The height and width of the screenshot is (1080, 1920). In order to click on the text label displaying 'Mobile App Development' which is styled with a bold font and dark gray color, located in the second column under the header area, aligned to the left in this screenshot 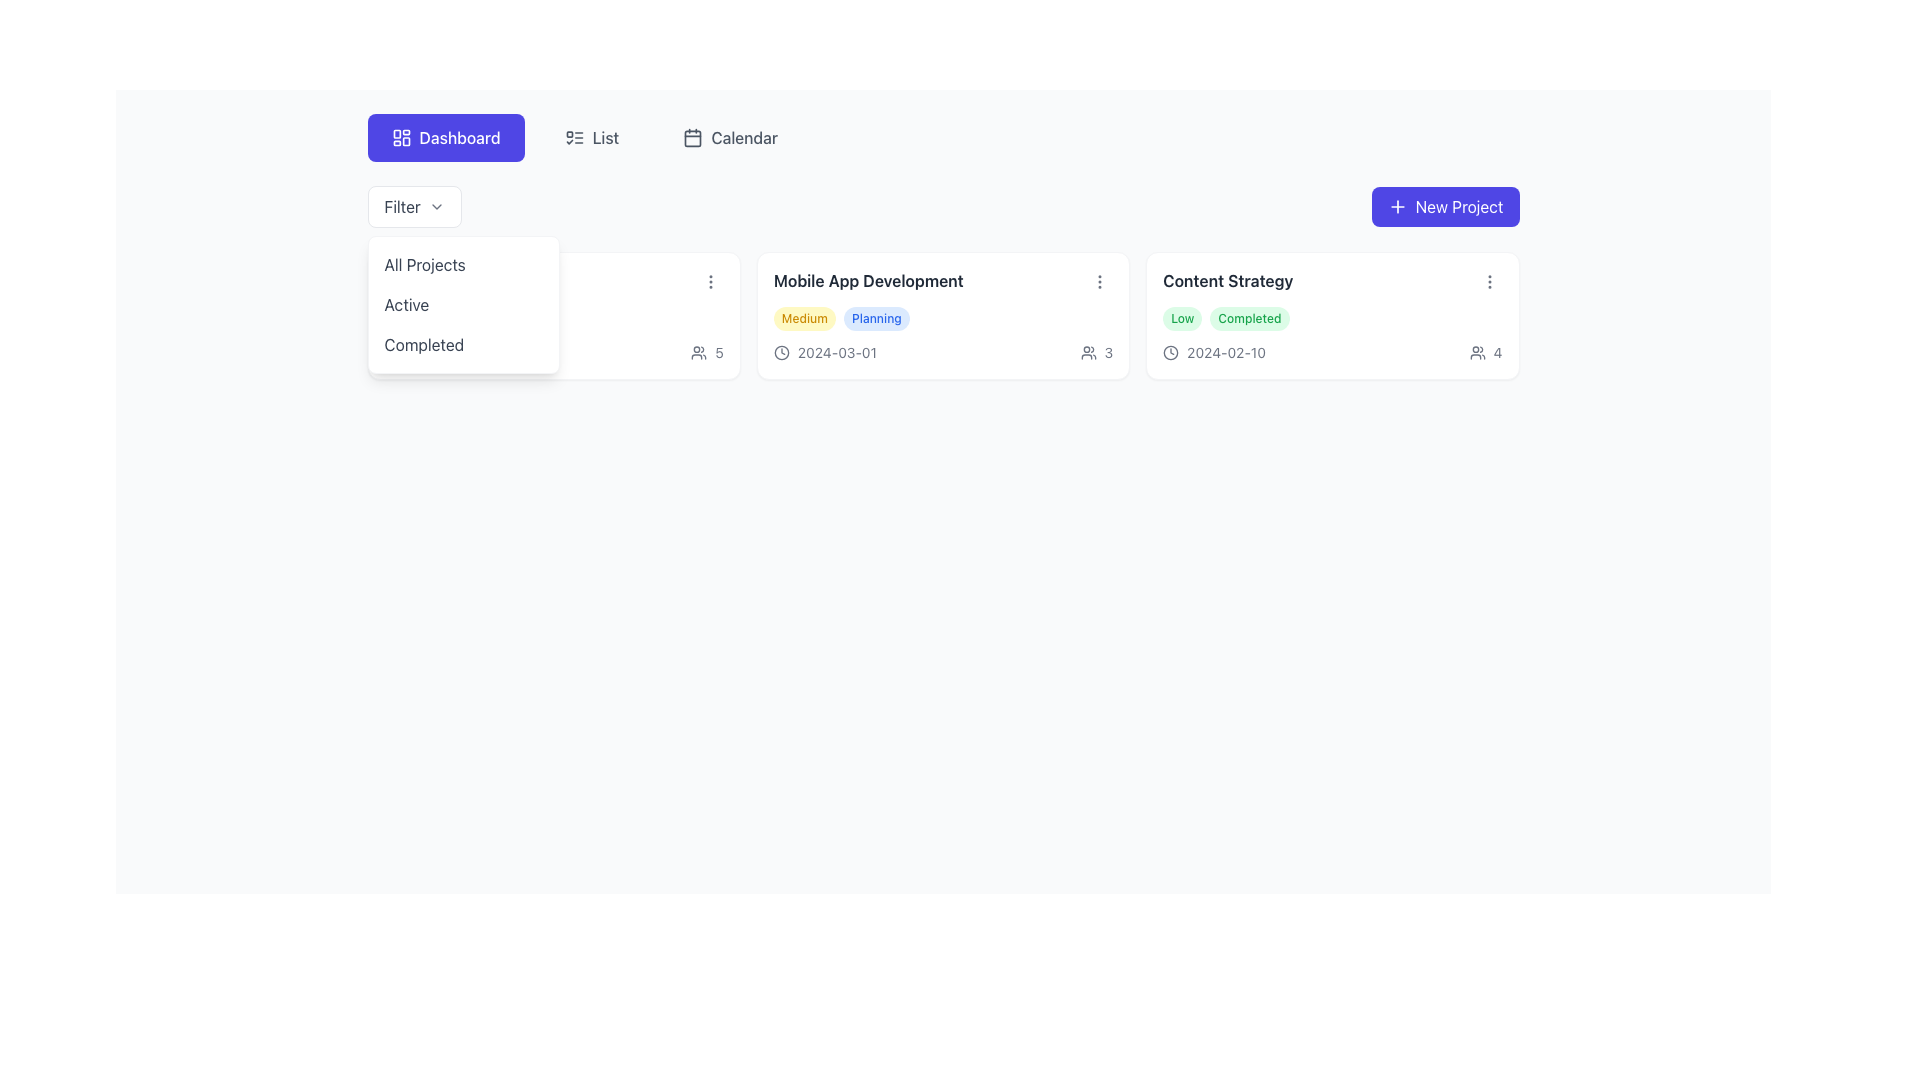, I will do `click(868, 281)`.